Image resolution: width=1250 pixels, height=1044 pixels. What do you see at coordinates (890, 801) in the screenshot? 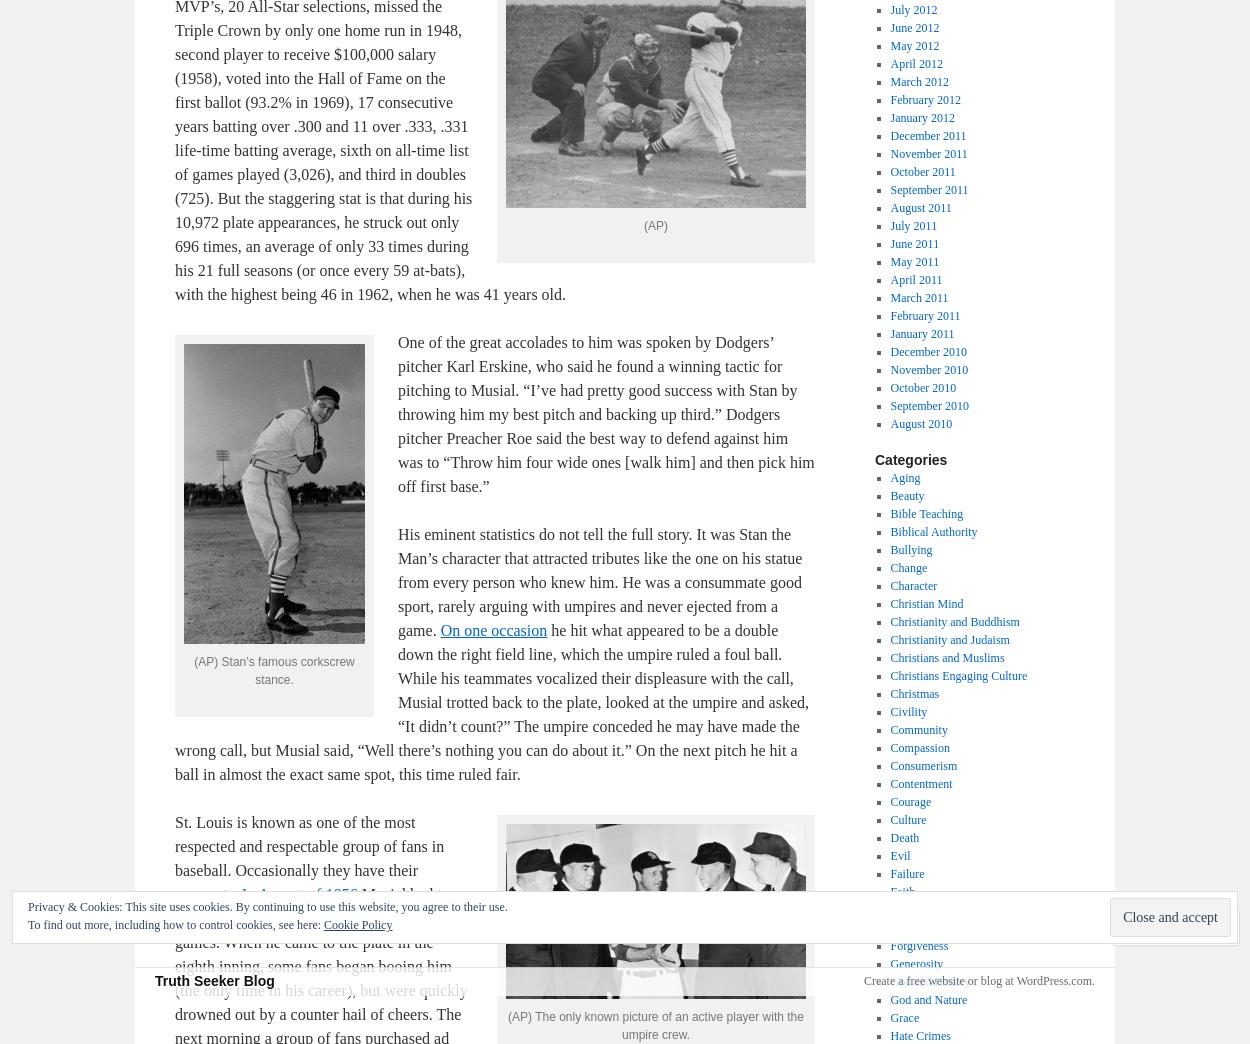
I see `'Courage'` at bounding box center [890, 801].